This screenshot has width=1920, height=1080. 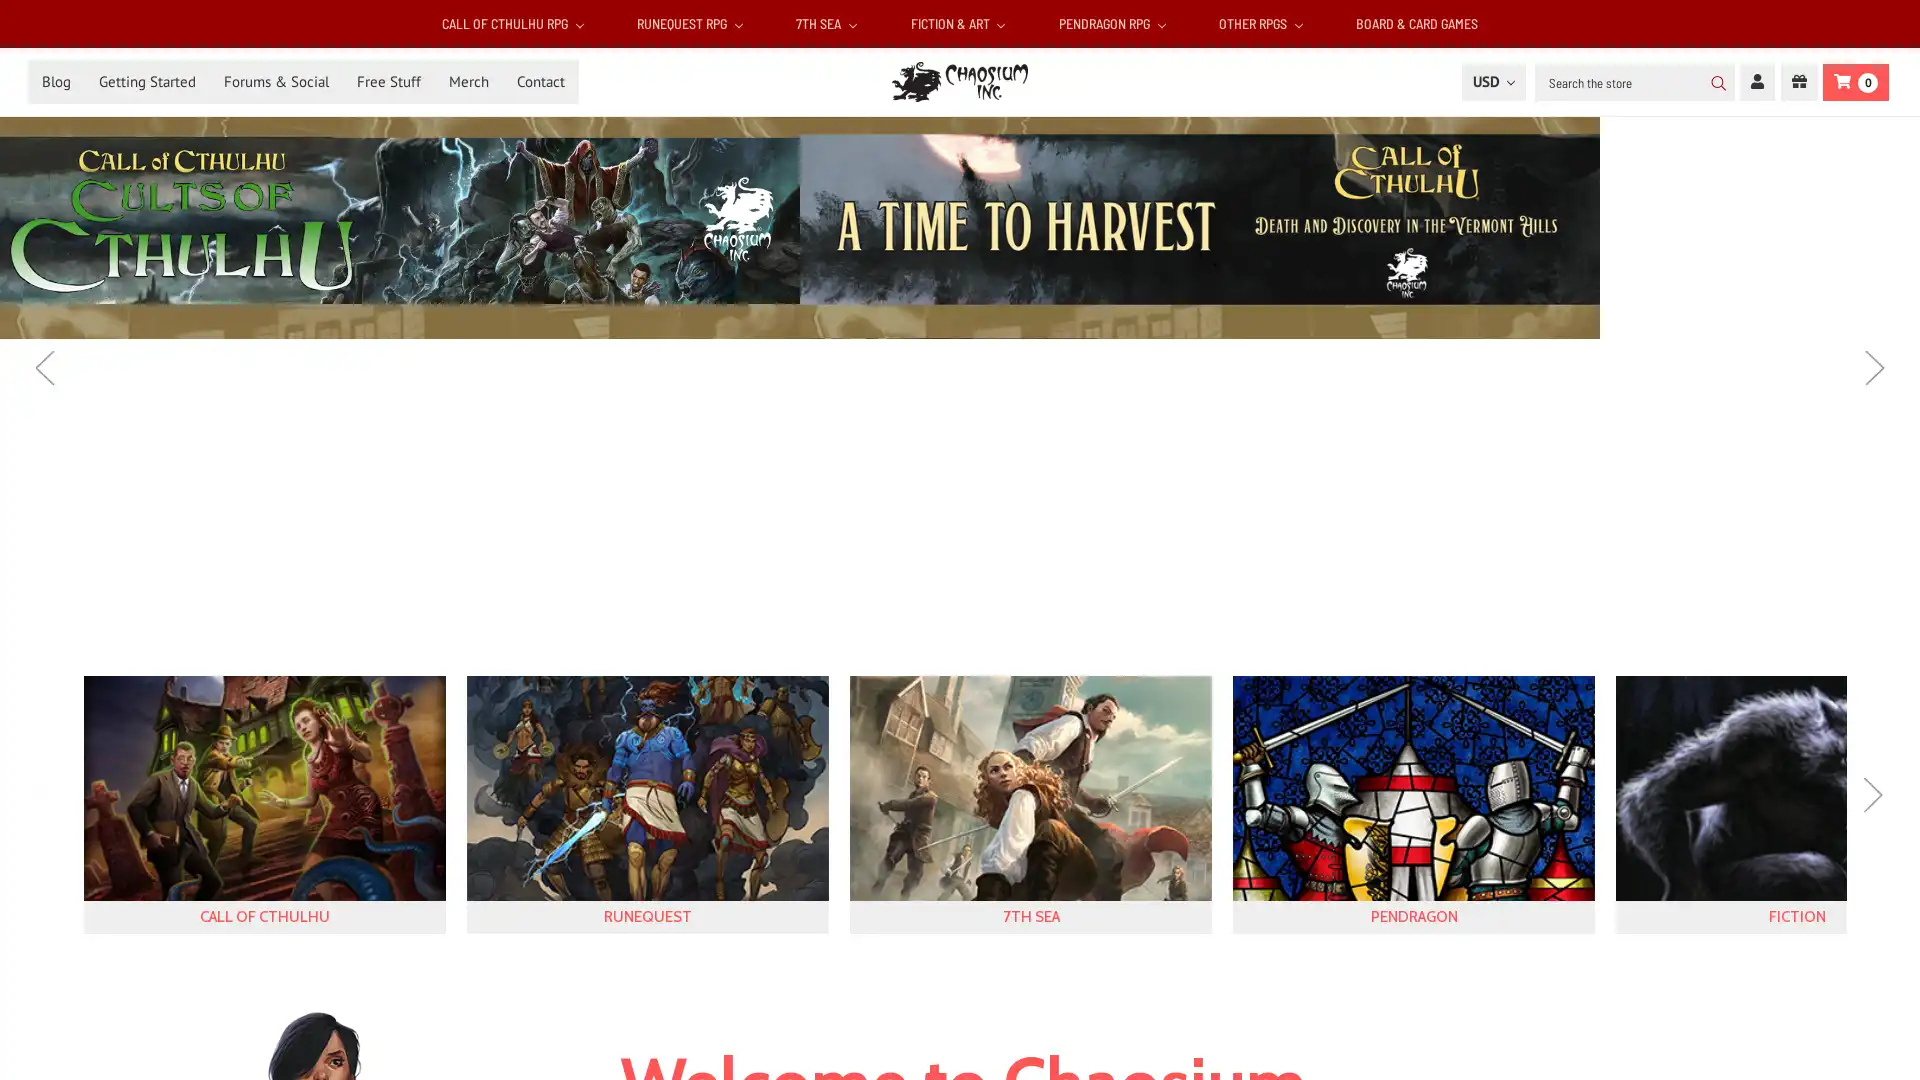 I want to click on Previous, so click(x=46, y=813).